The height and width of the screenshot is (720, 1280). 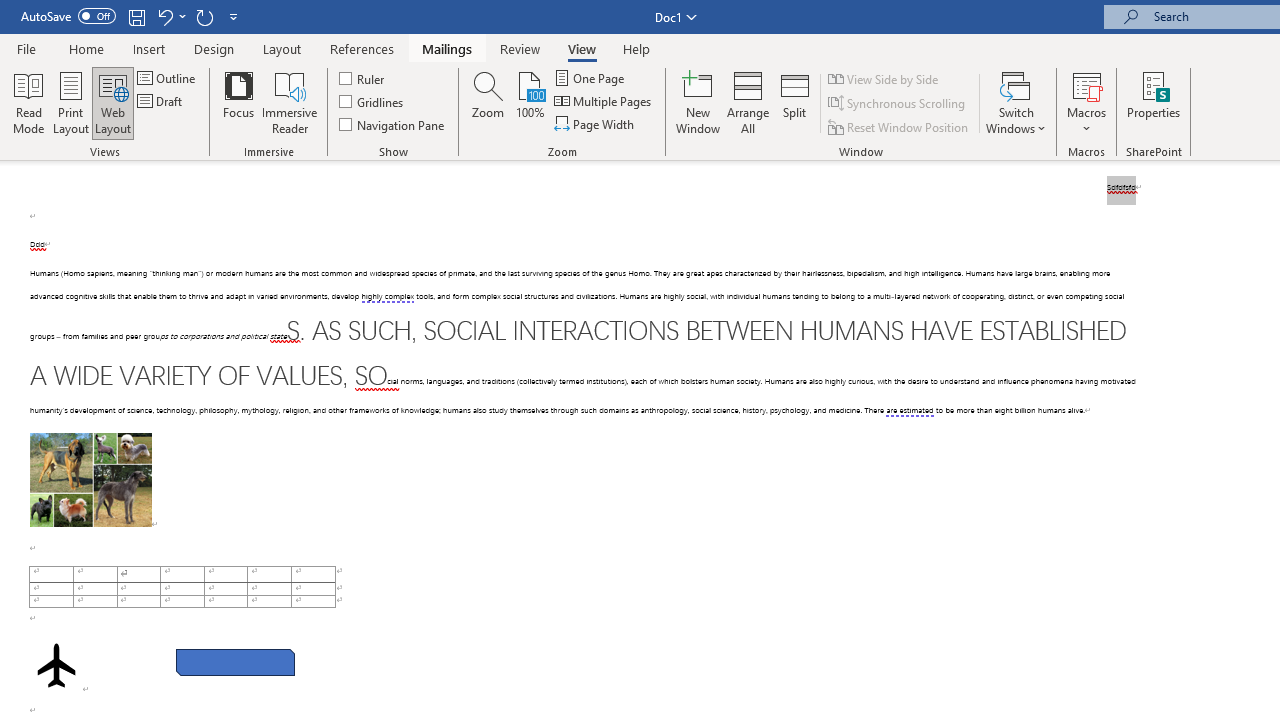 I want to click on 'Draft', so click(x=161, y=101).